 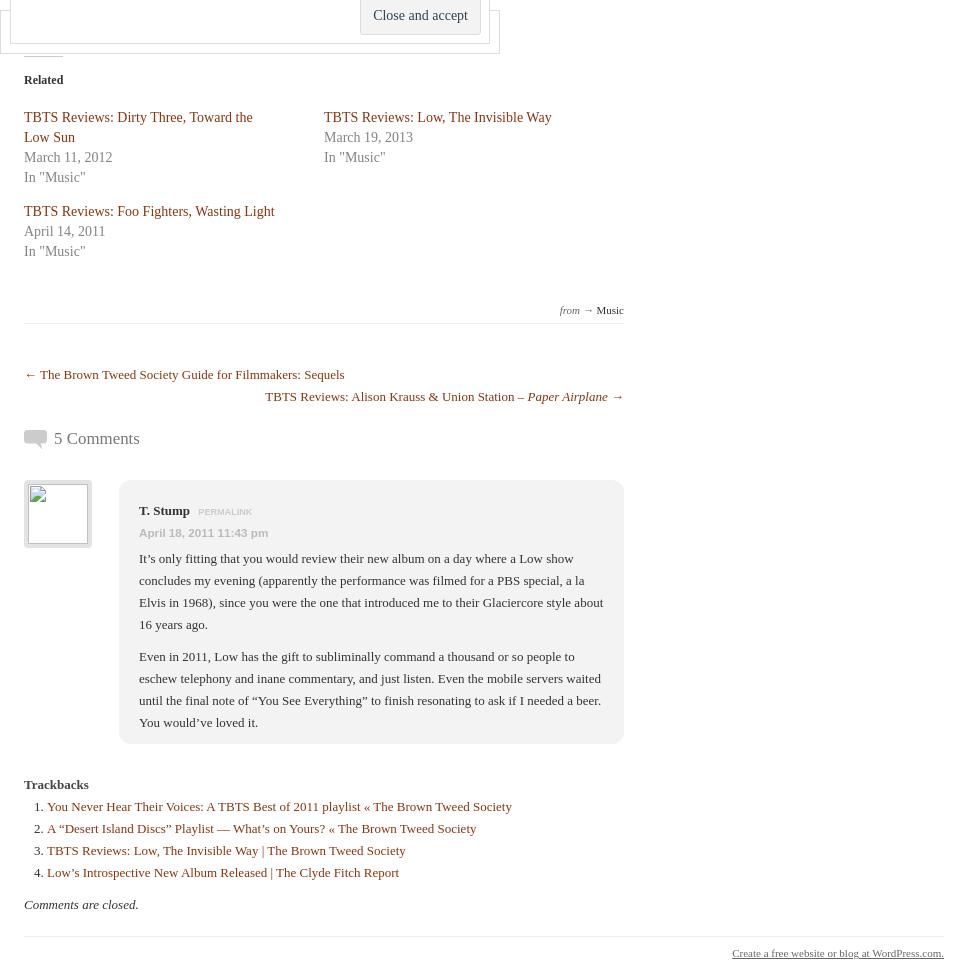 I want to click on 'TBTS Reviews: Alison Krauss & Union Station –', so click(x=265, y=395).